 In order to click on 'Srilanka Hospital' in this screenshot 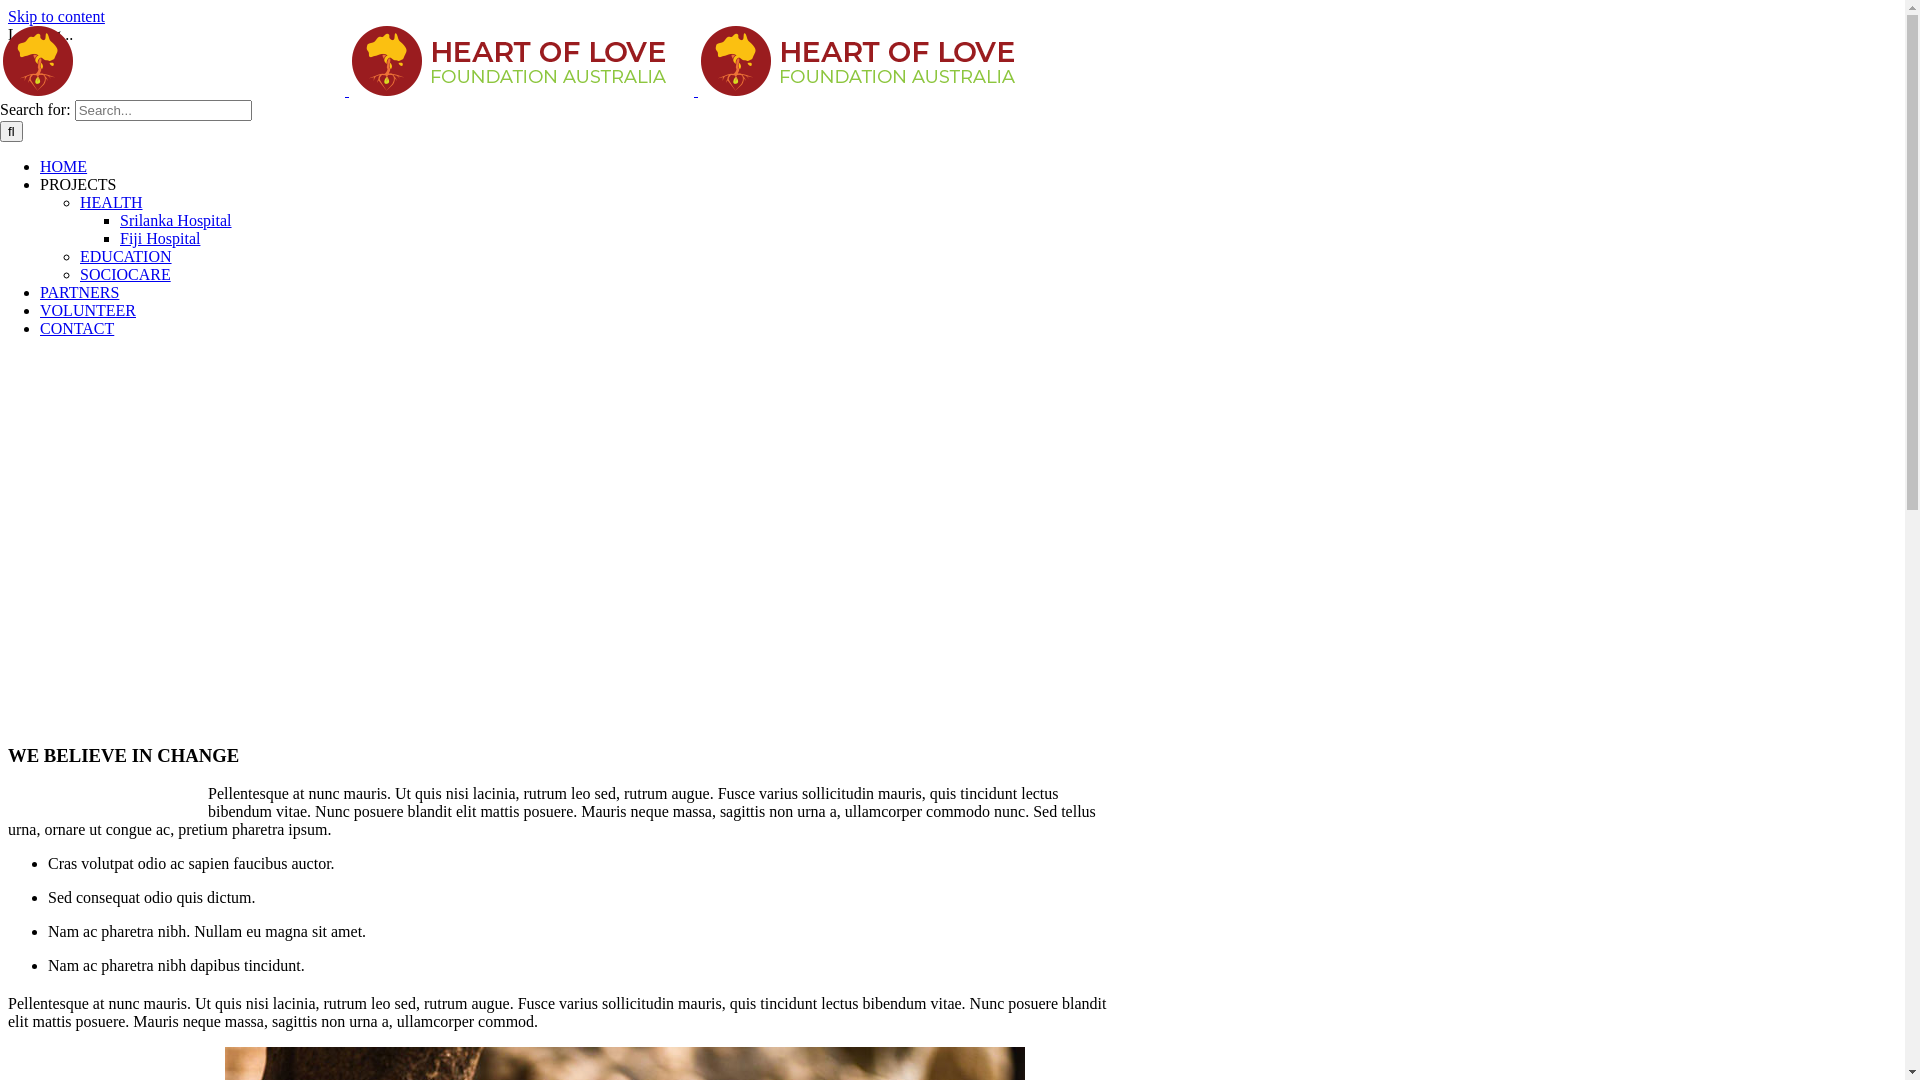, I will do `click(176, 220)`.